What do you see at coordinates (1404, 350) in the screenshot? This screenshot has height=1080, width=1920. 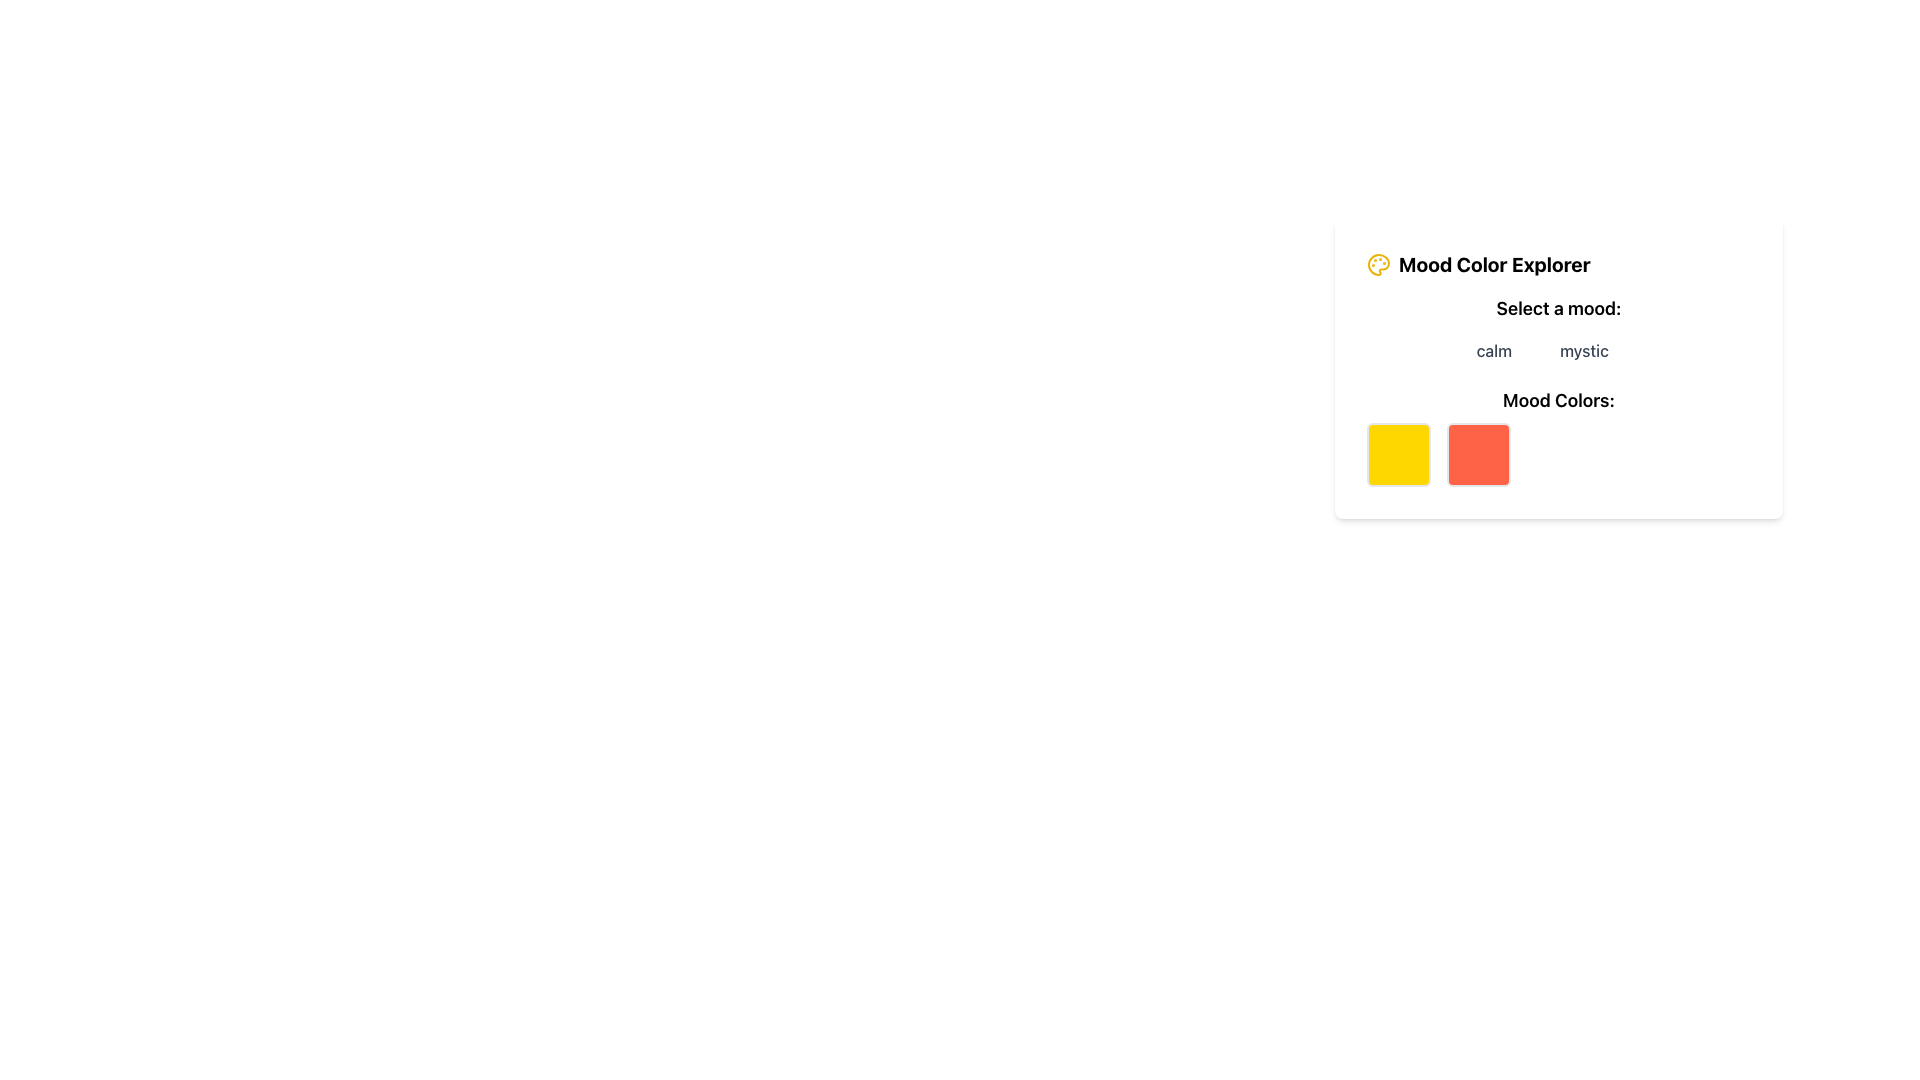 I see `the 'happy' mood button` at bounding box center [1404, 350].